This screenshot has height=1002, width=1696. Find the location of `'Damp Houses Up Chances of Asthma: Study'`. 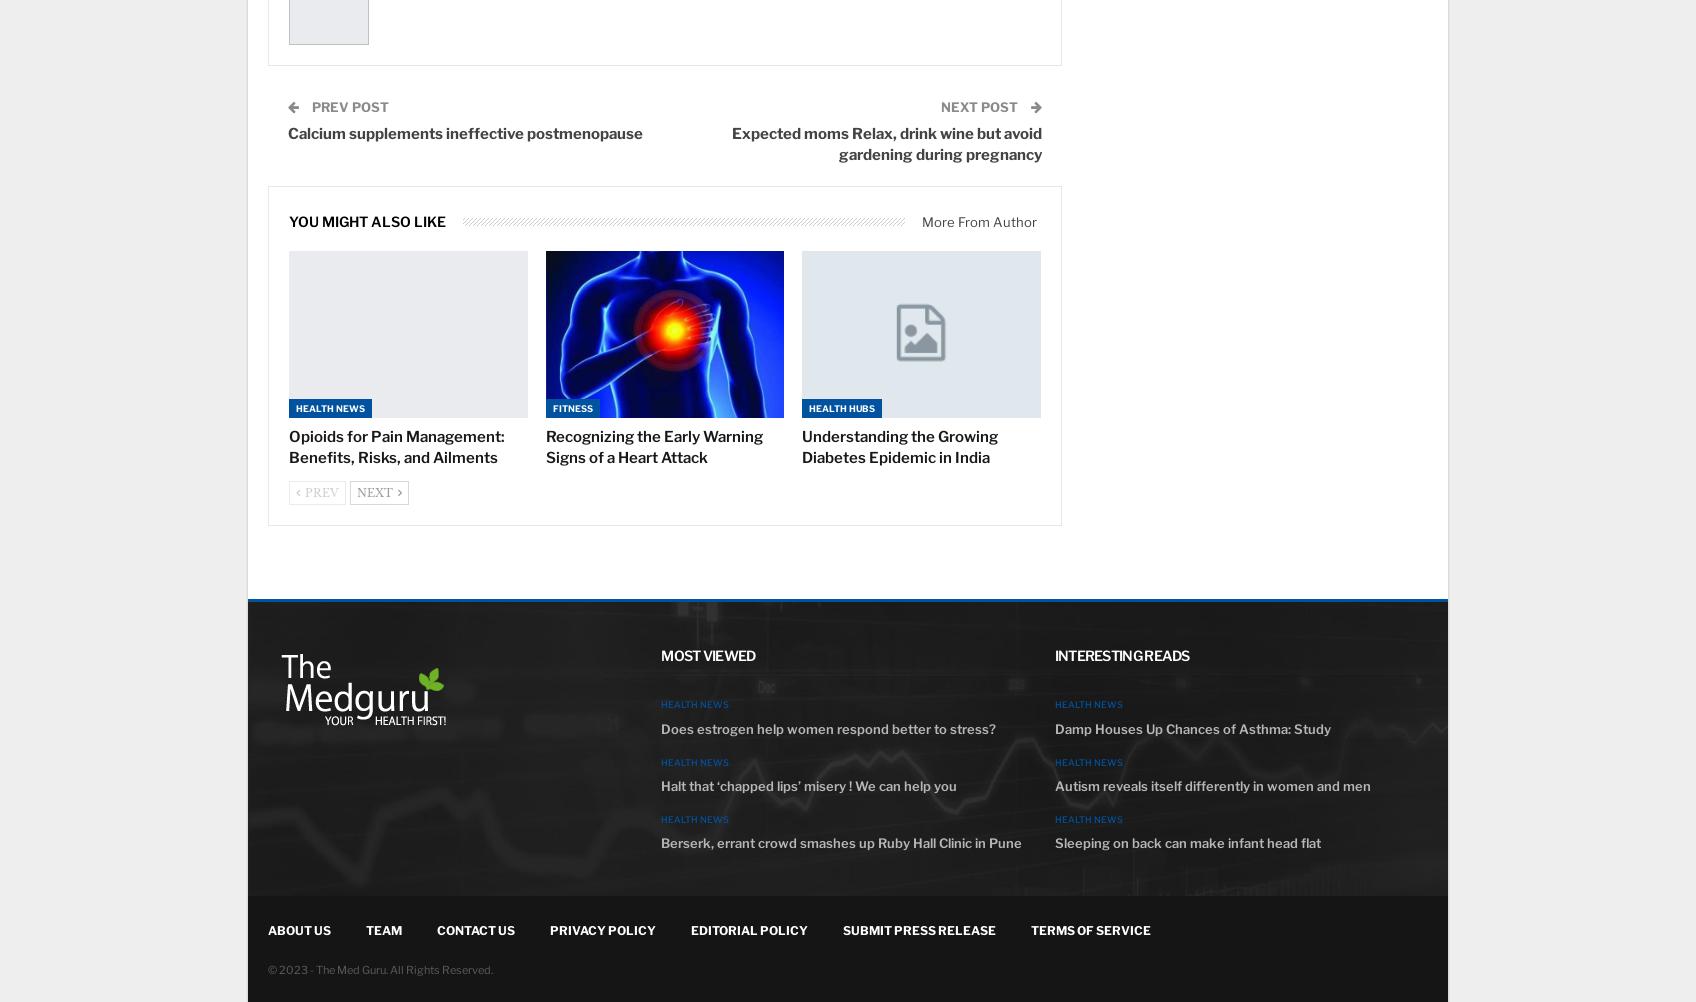

'Damp Houses Up Chances of Asthma: Study' is located at coordinates (1191, 727).